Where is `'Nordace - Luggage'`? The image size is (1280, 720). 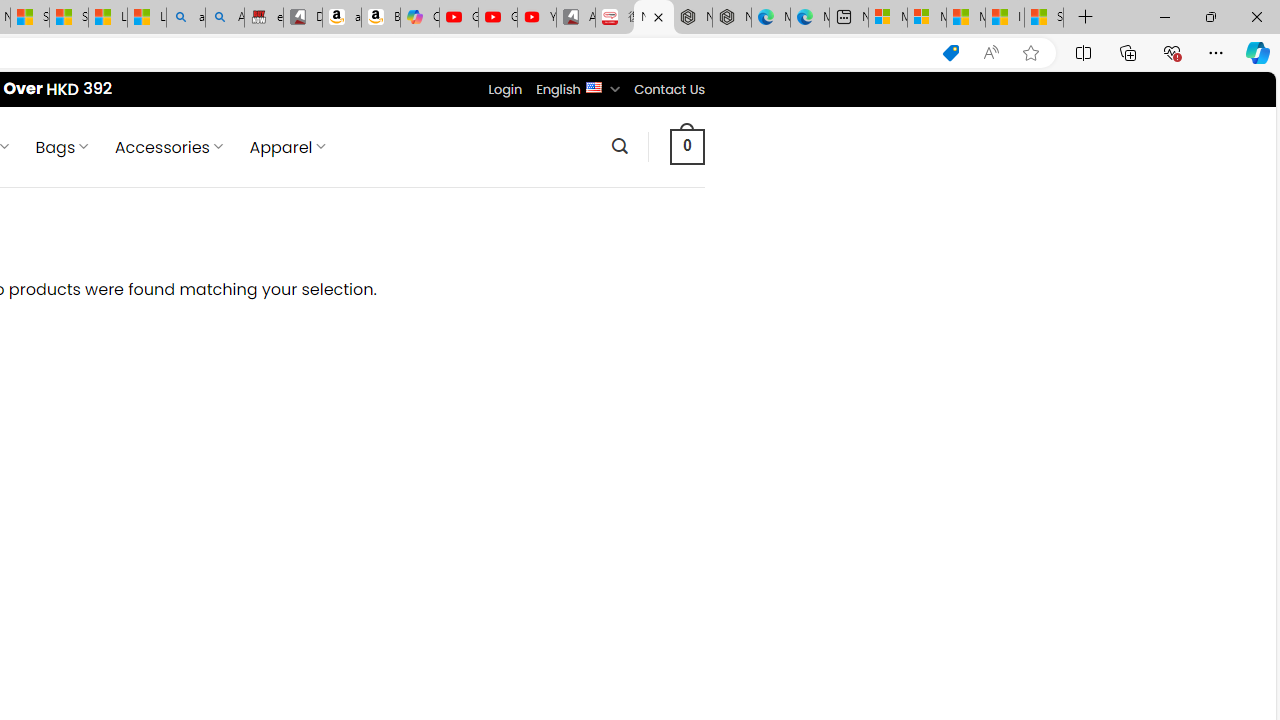
'Nordace - Luggage' is located at coordinates (654, 17).